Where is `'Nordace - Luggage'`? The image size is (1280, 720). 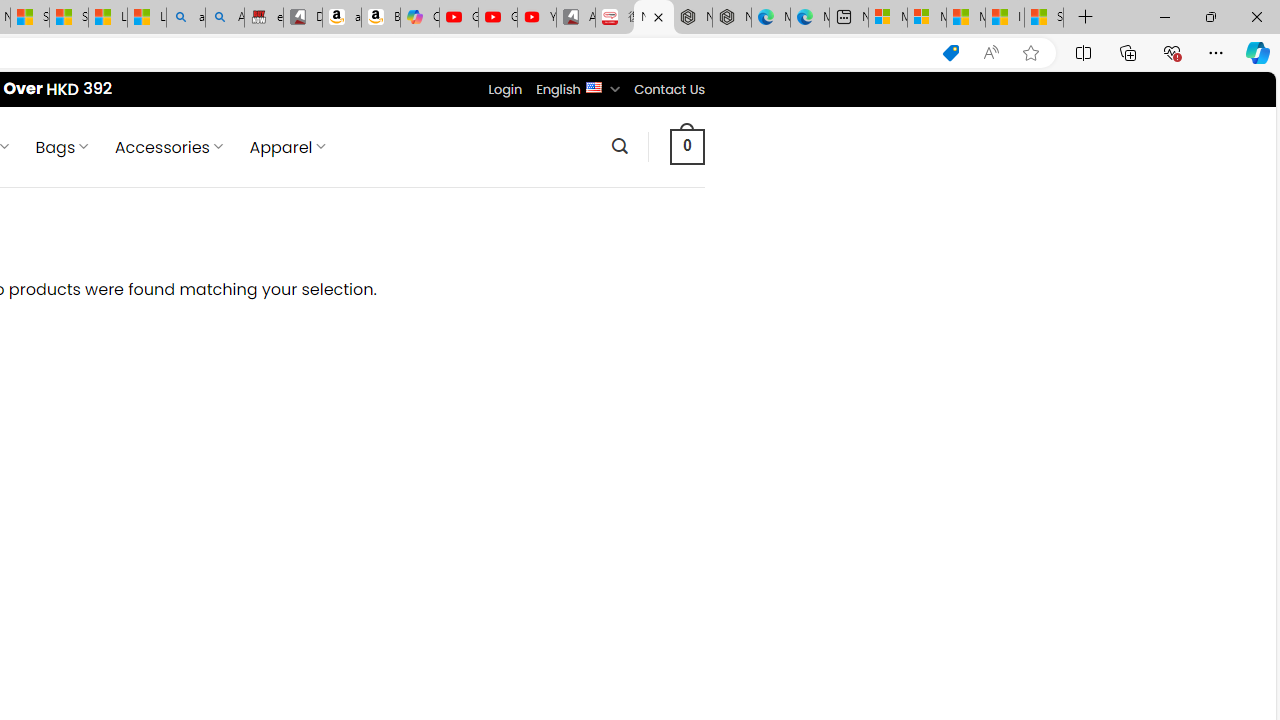
'Nordace - Luggage' is located at coordinates (654, 17).